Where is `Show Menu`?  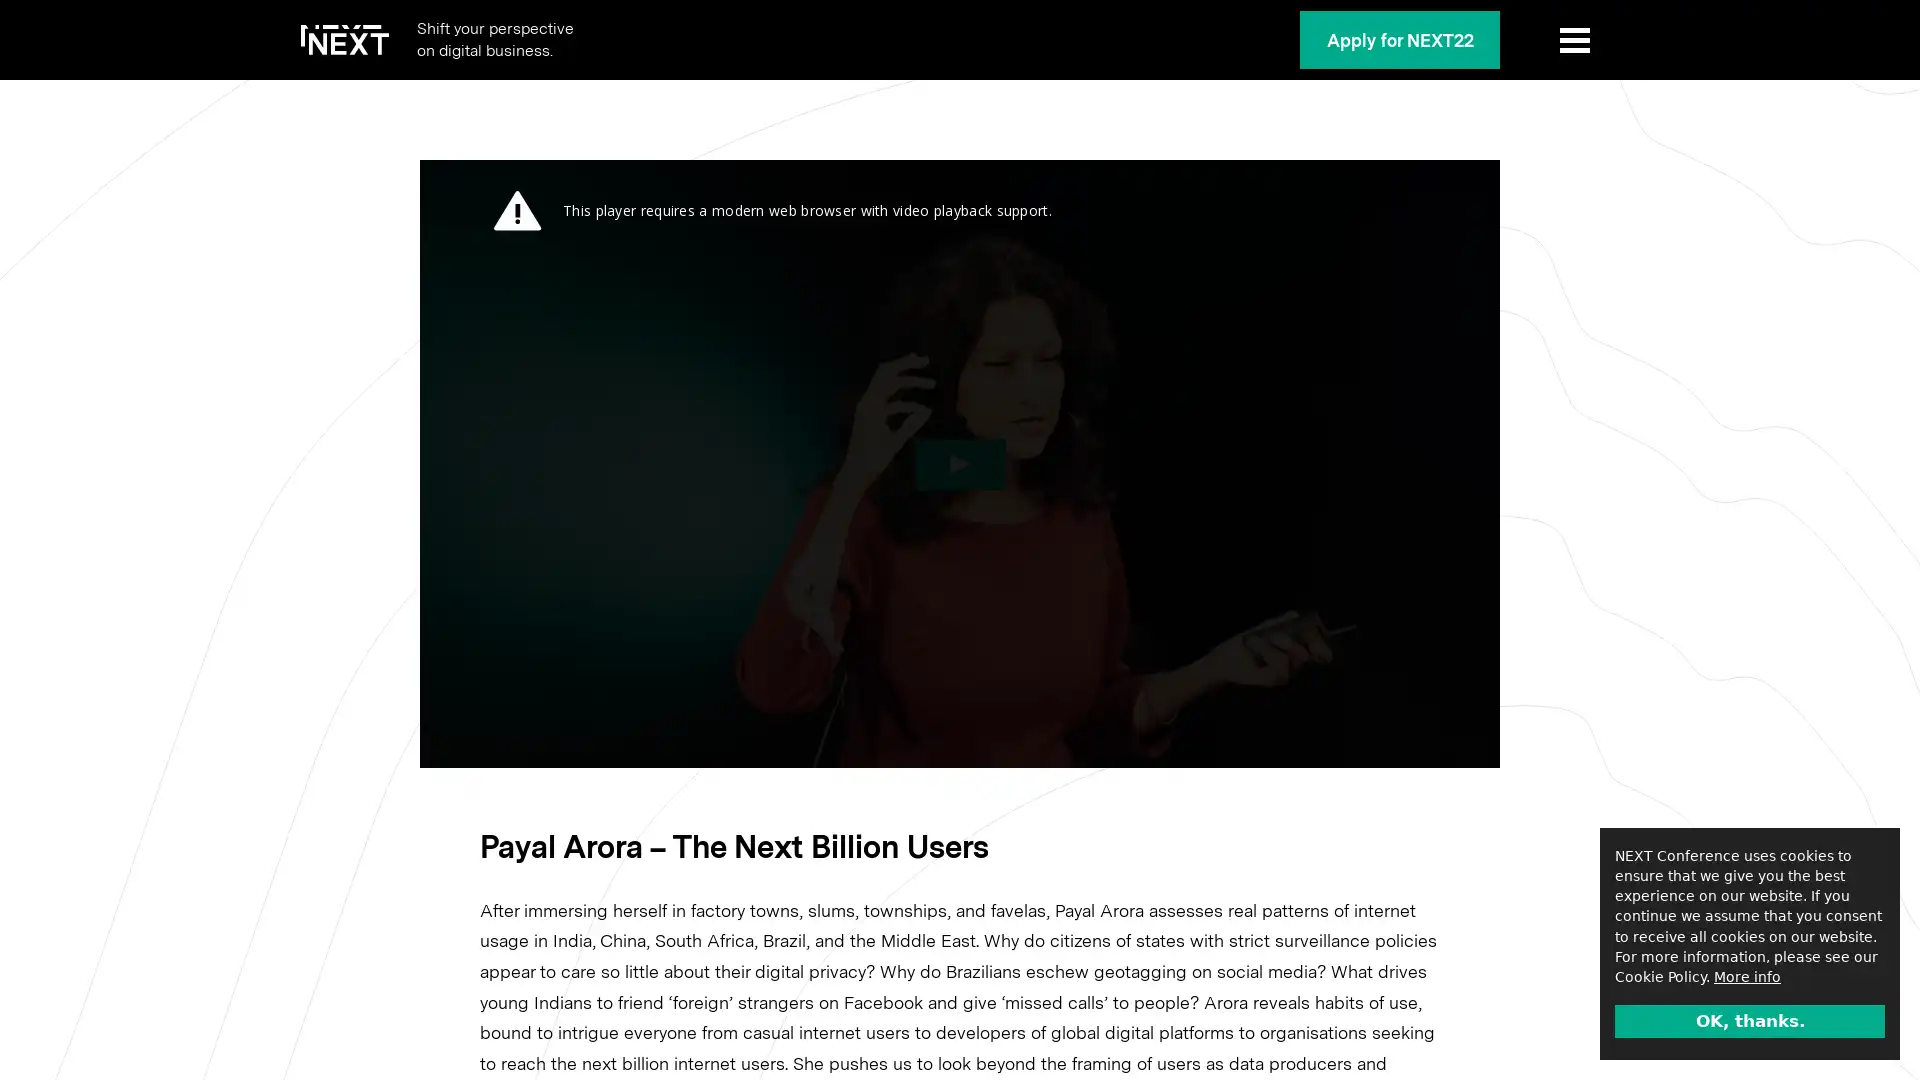
Show Menu is located at coordinates (1573, 39).